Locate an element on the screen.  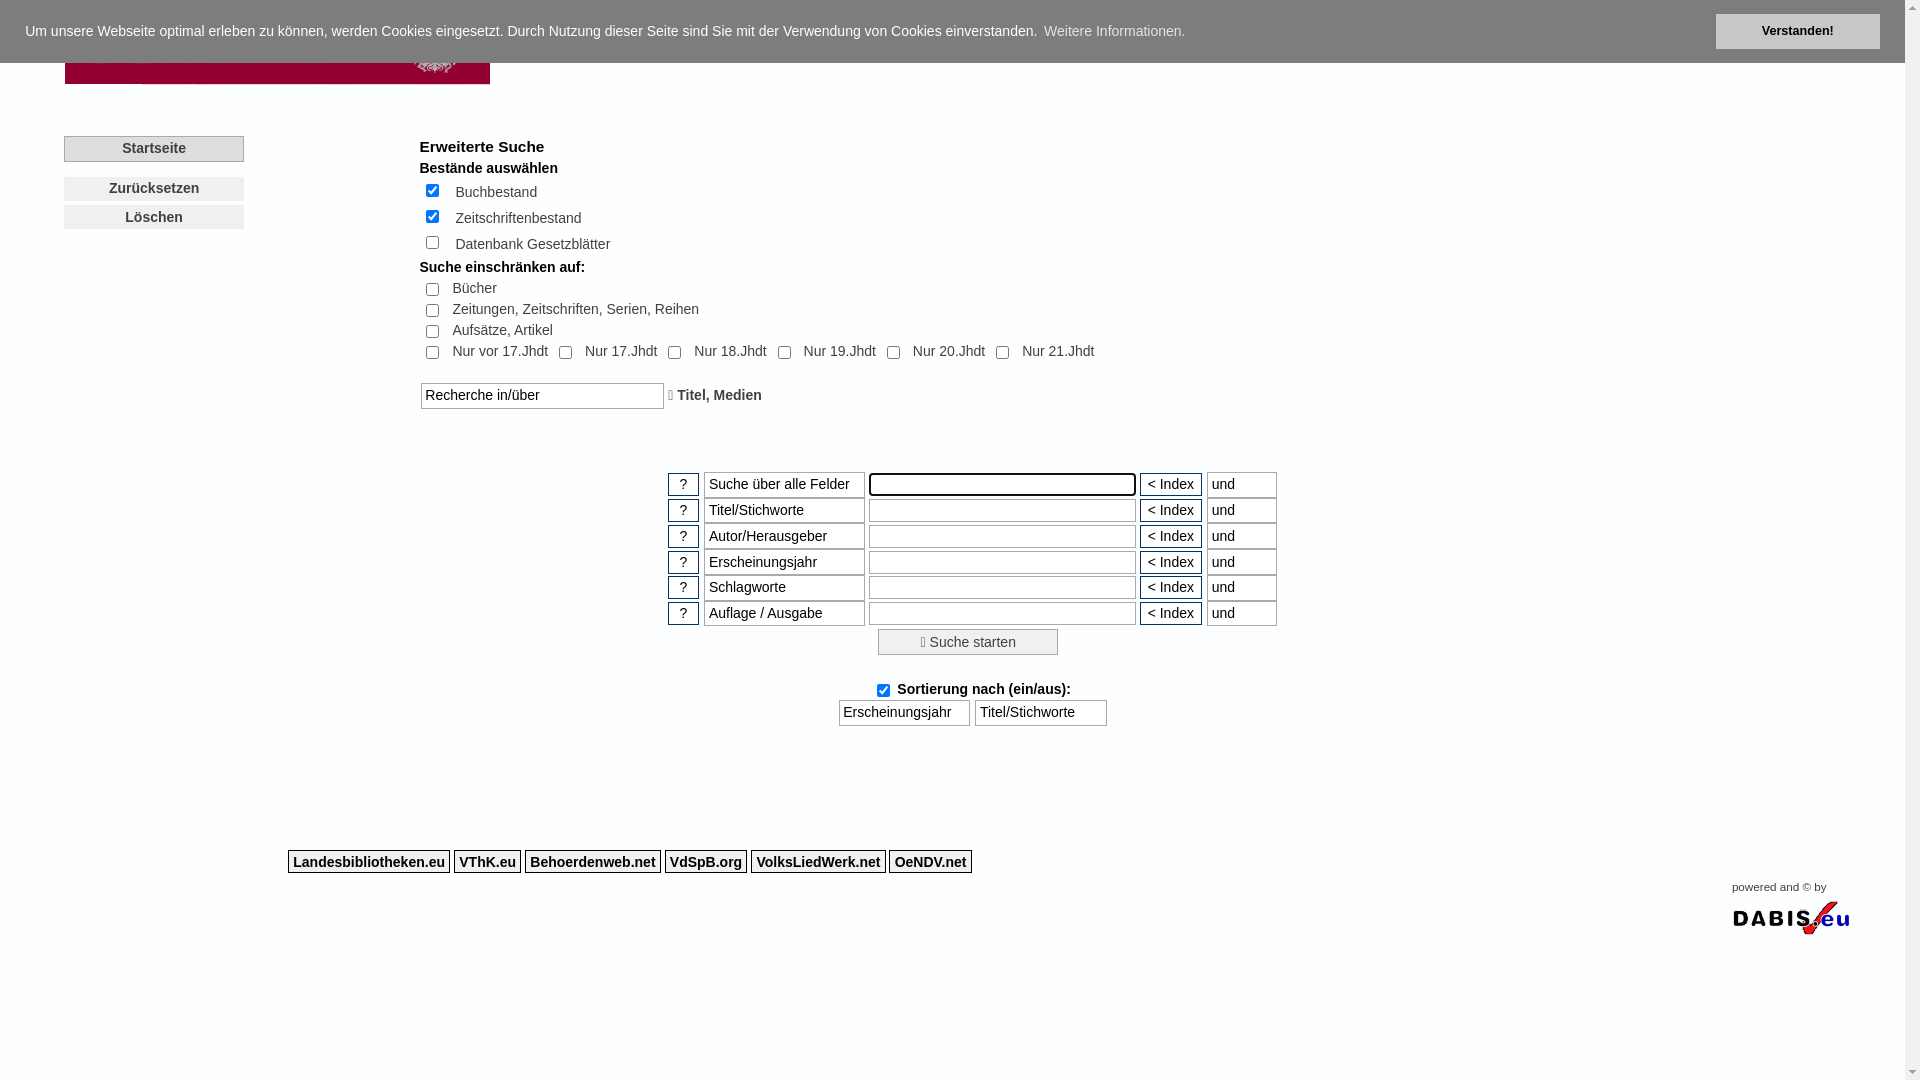
'Startseite' is located at coordinates (152, 148).